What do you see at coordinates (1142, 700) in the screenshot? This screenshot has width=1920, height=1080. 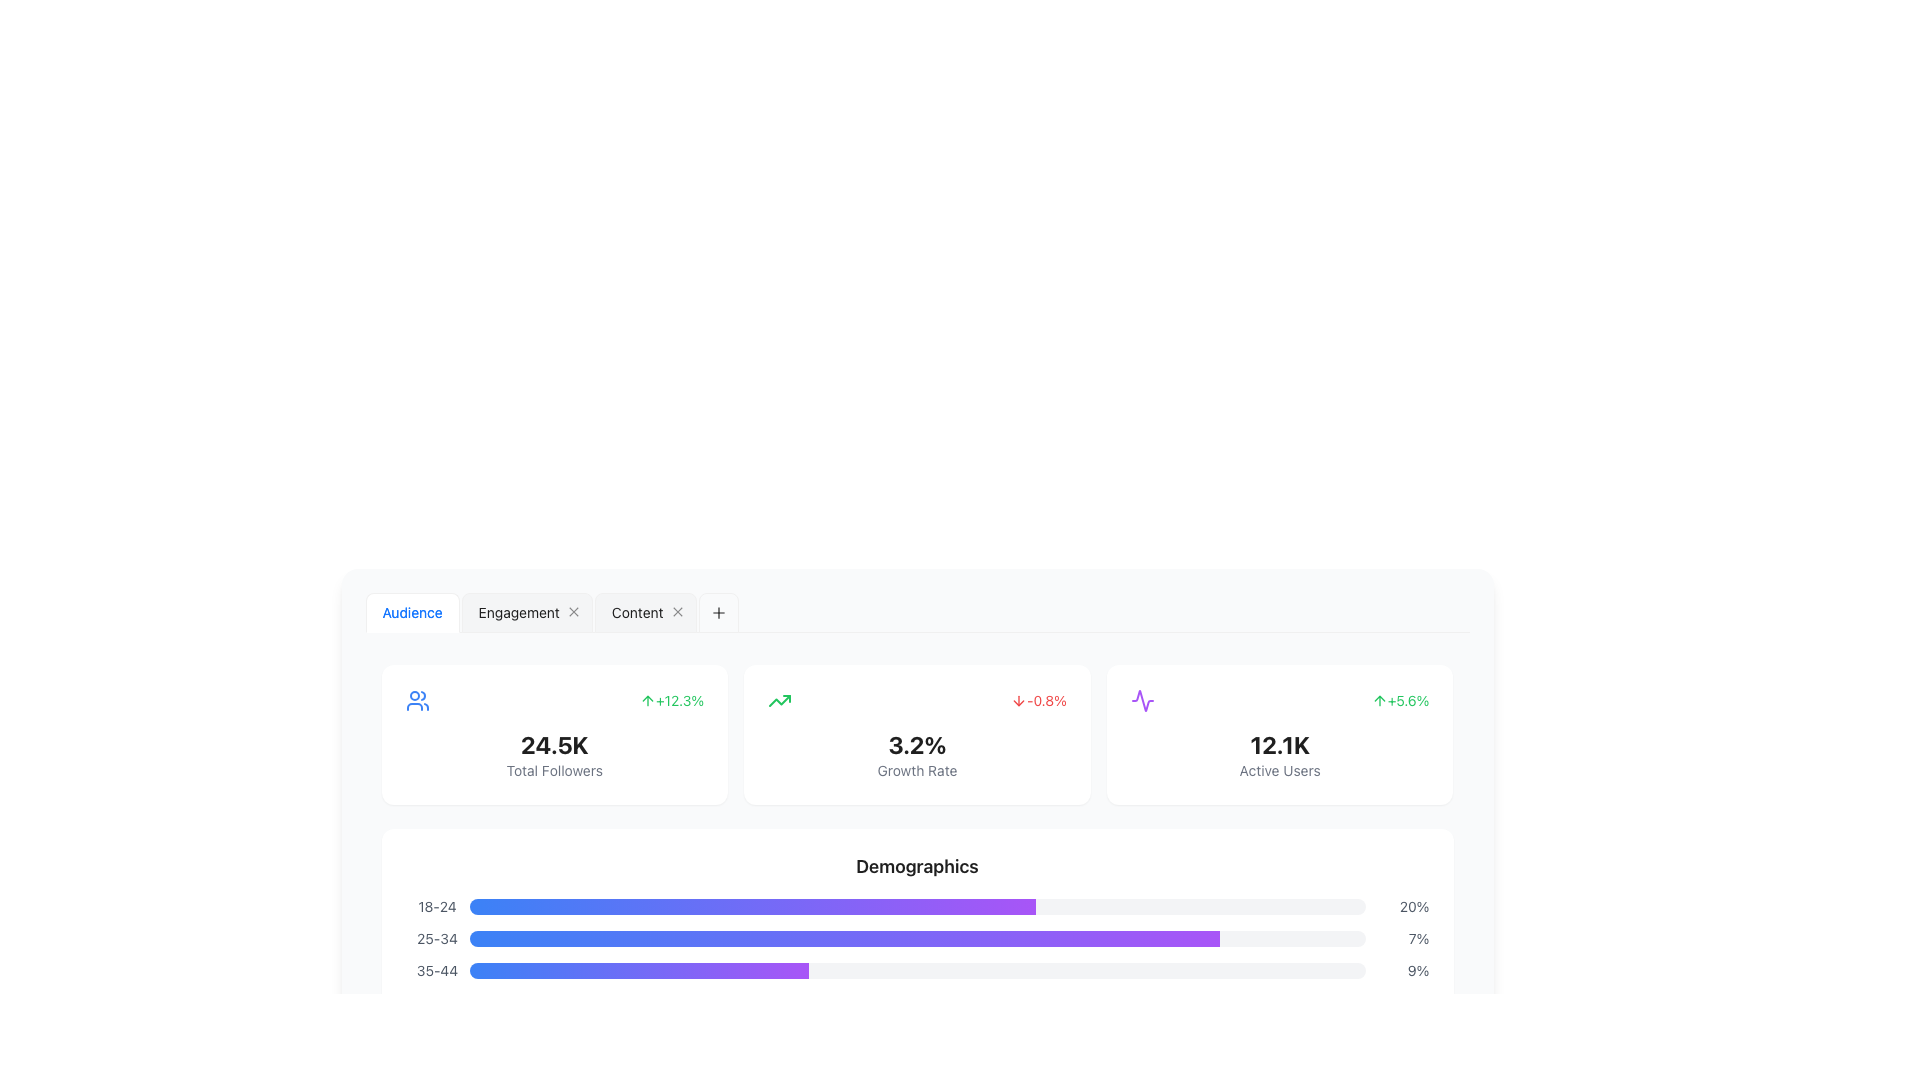 I see `the purple sinusoidal waveform Decorative SVG icon located in the small square box of the fourth card labeled '12.1K Active Users'` at bounding box center [1142, 700].